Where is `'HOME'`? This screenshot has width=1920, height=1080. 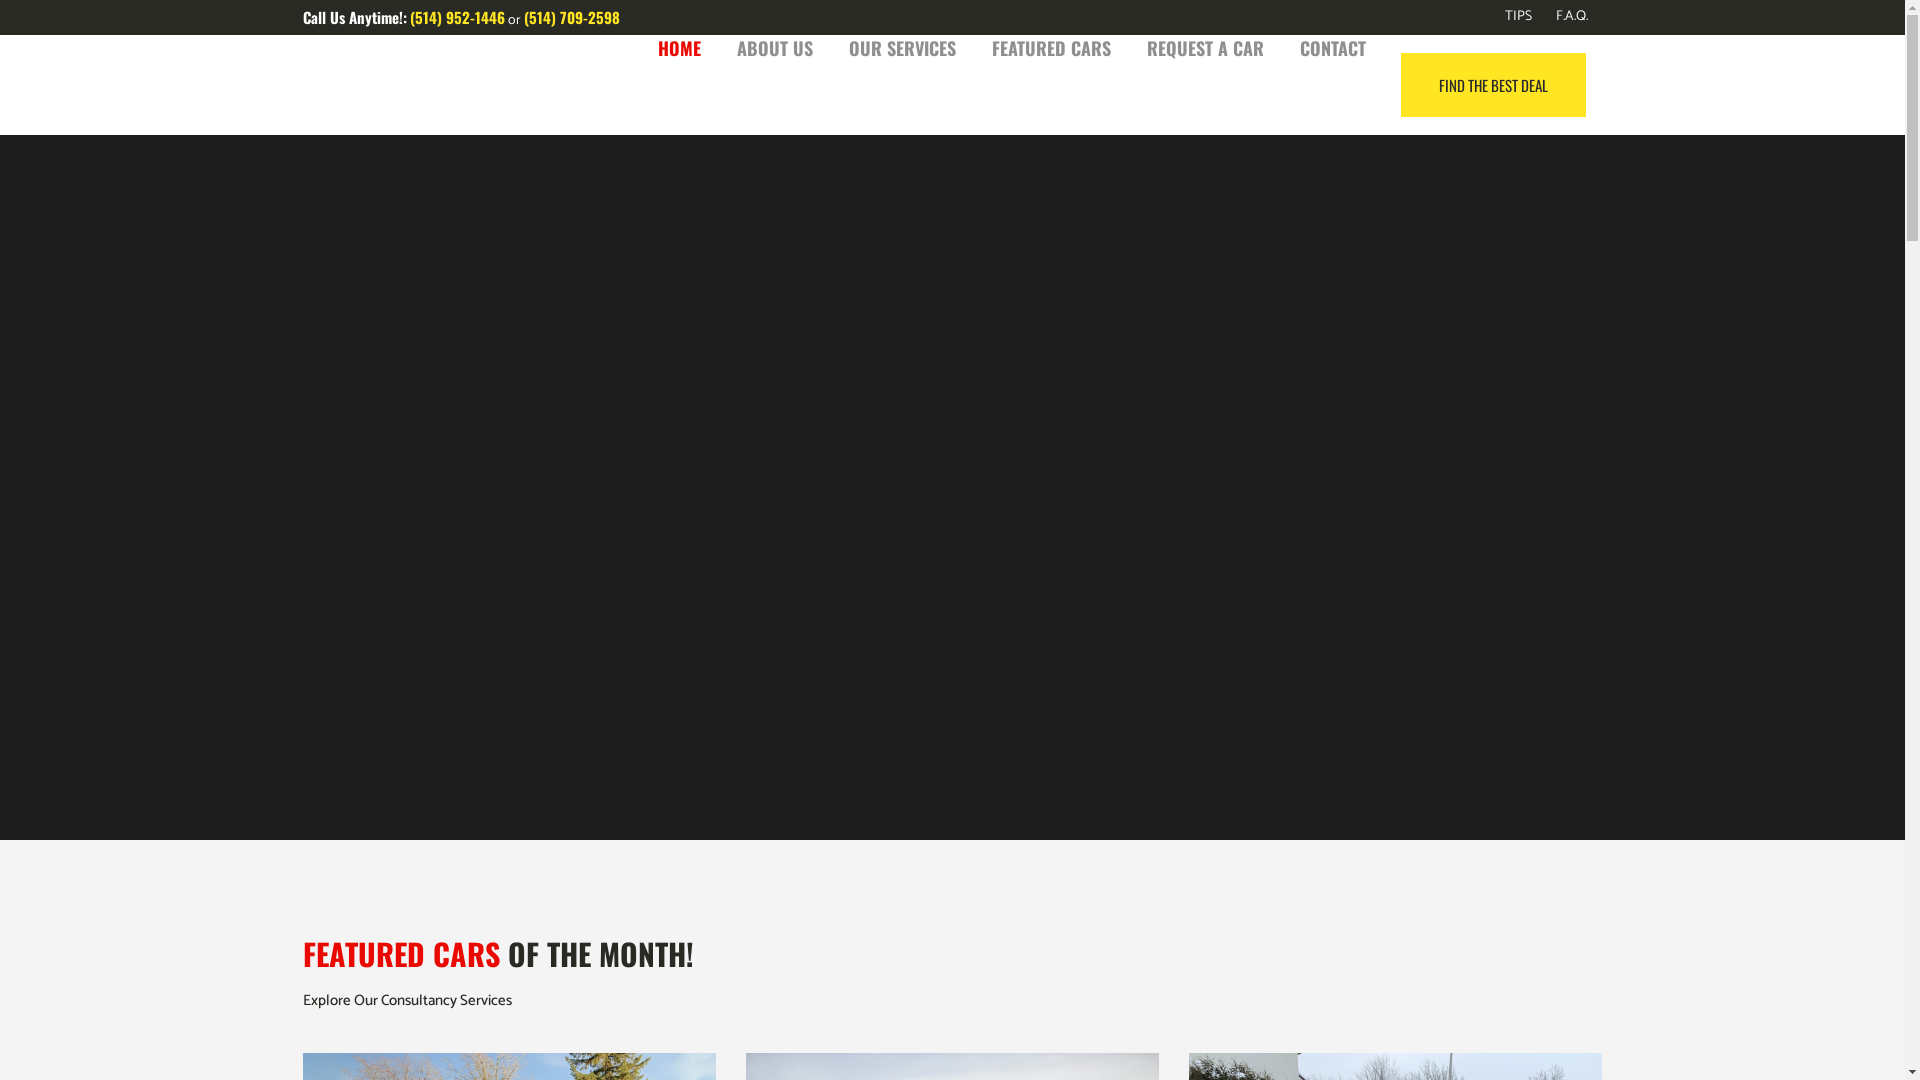 'HOME' is located at coordinates (679, 46).